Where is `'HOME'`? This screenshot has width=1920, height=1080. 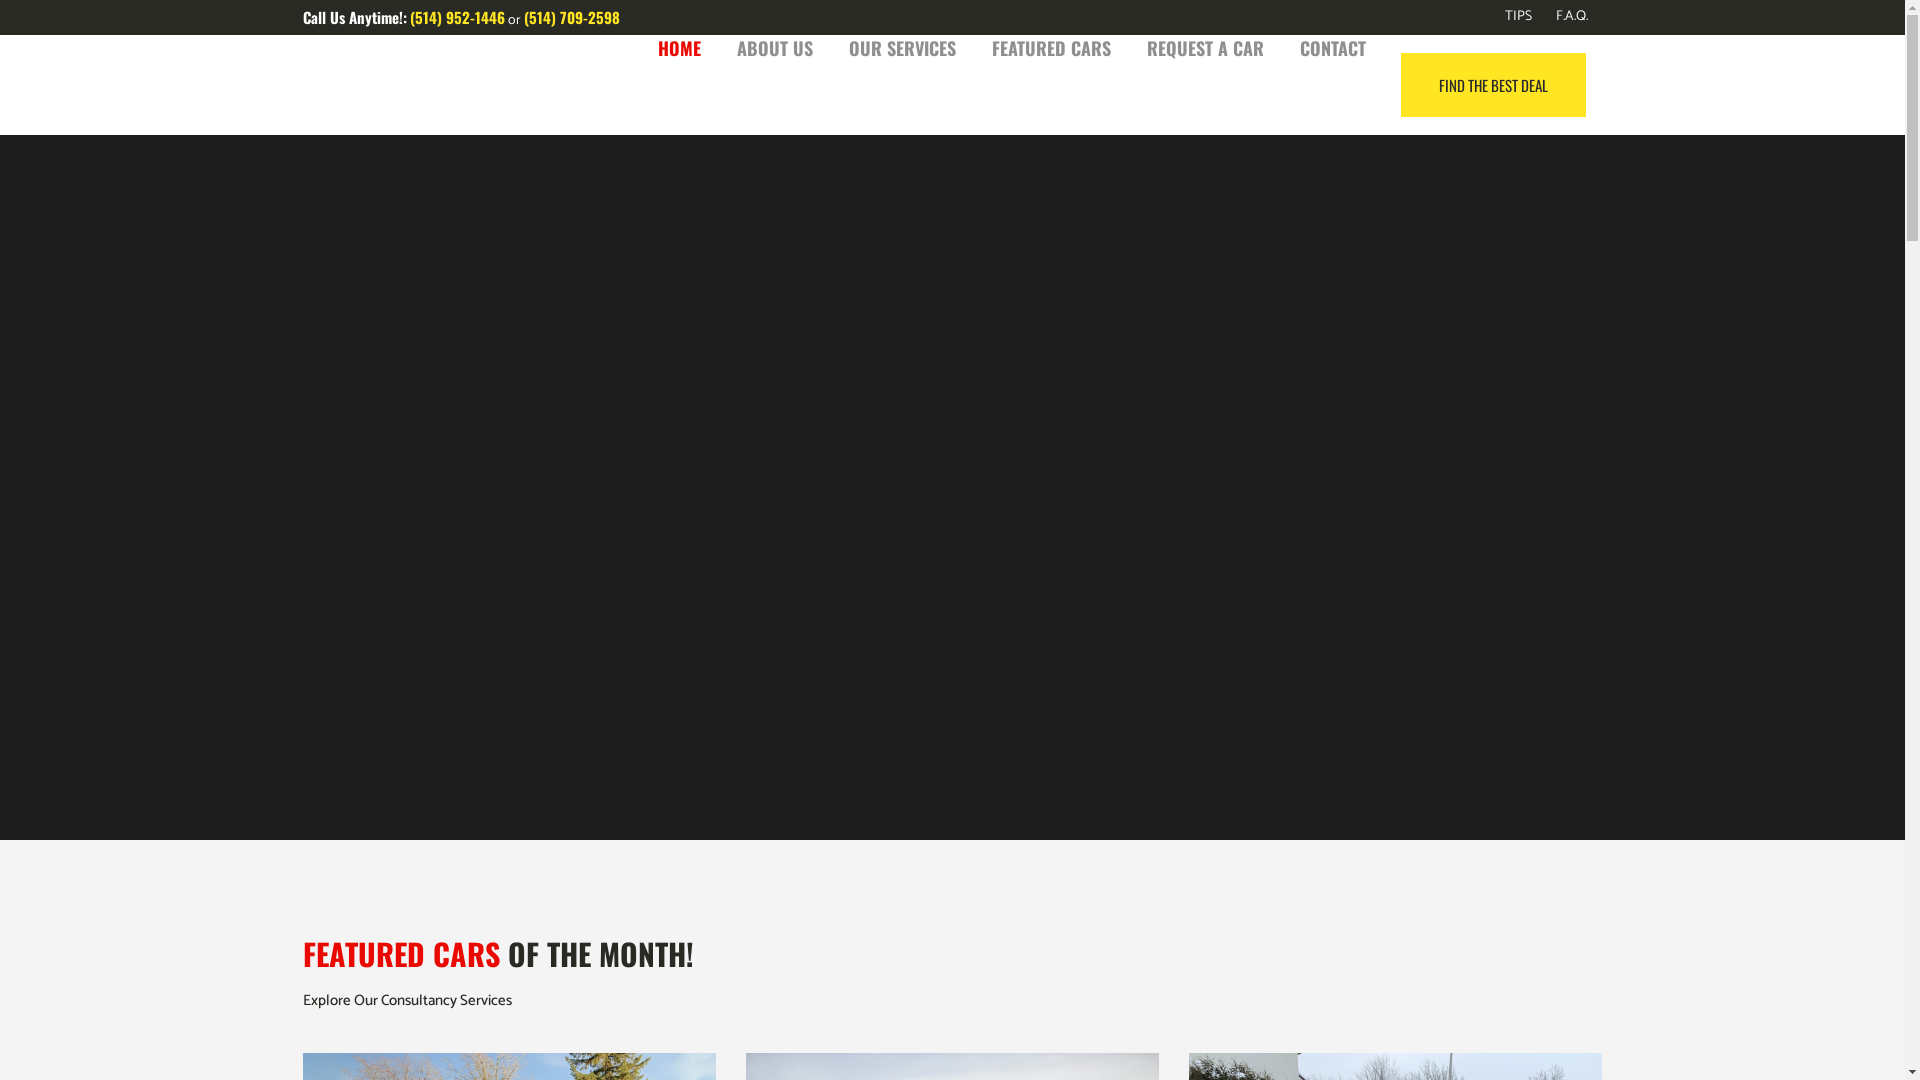 'HOME' is located at coordinates (679, 46).